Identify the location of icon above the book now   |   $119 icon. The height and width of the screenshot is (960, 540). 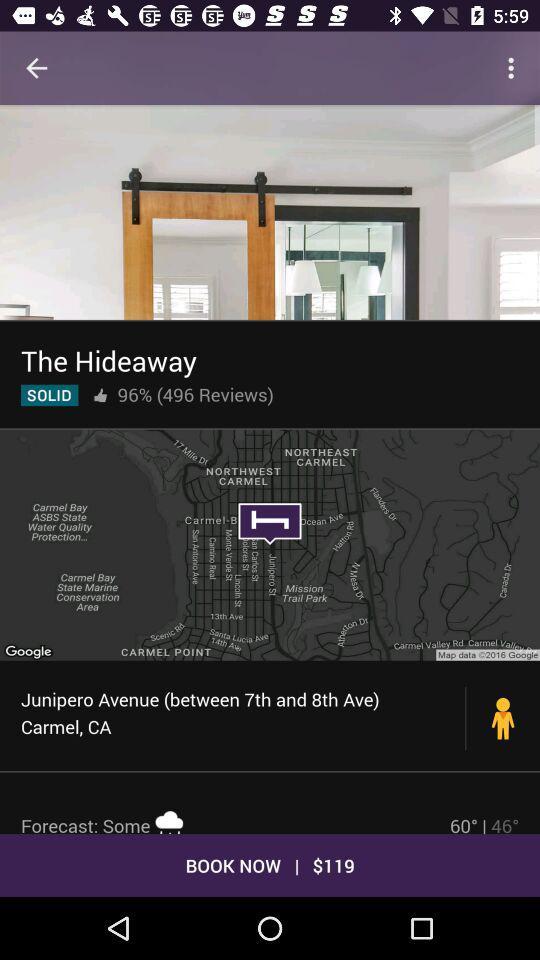
(483, 823).